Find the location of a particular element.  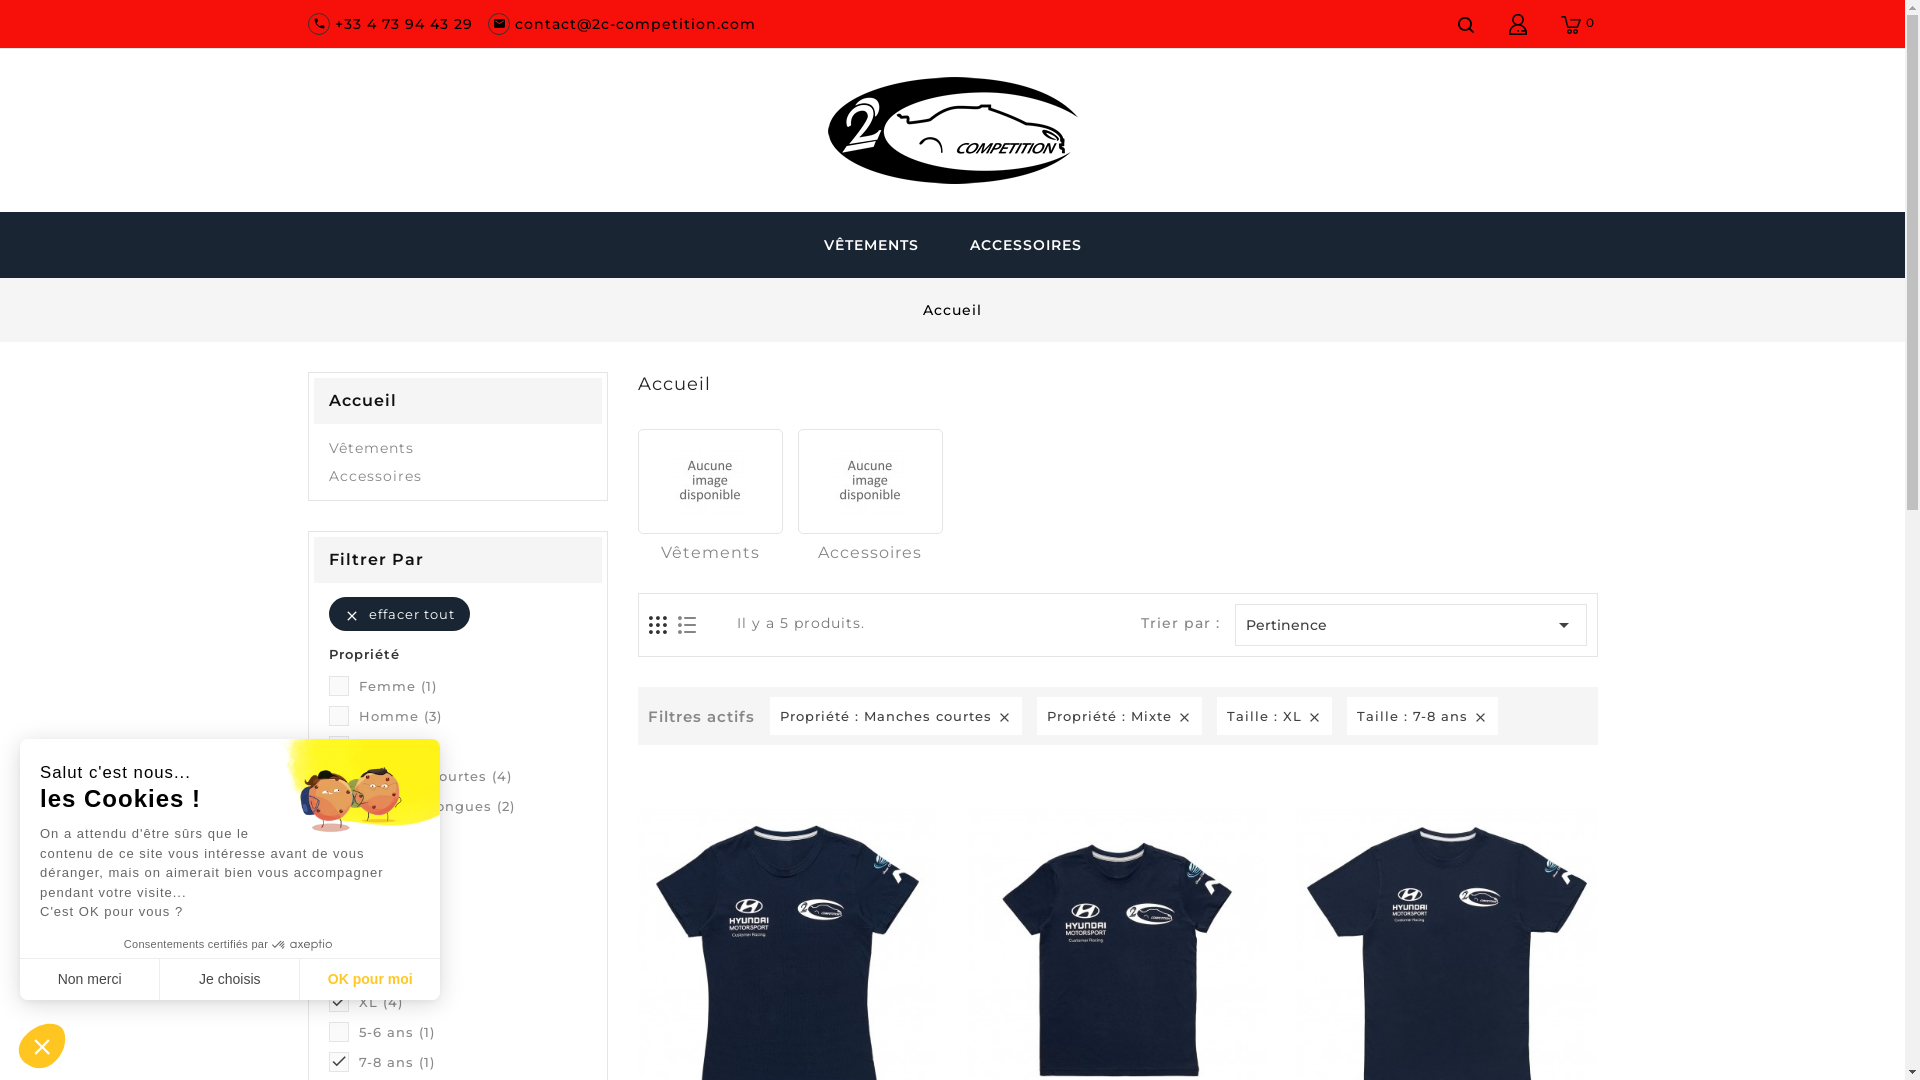

'Homme (3)' is located at coordinates (470, 715).